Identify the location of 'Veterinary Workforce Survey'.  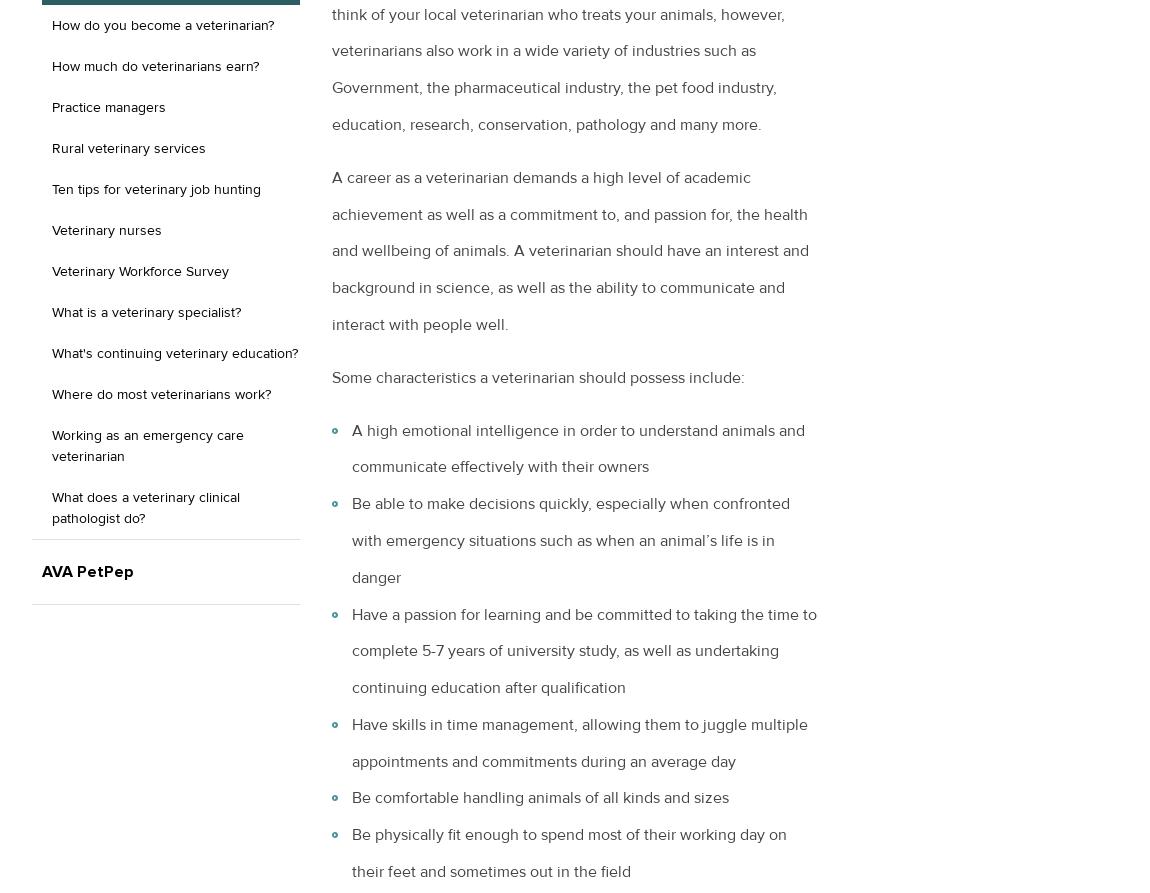
(50, 270).